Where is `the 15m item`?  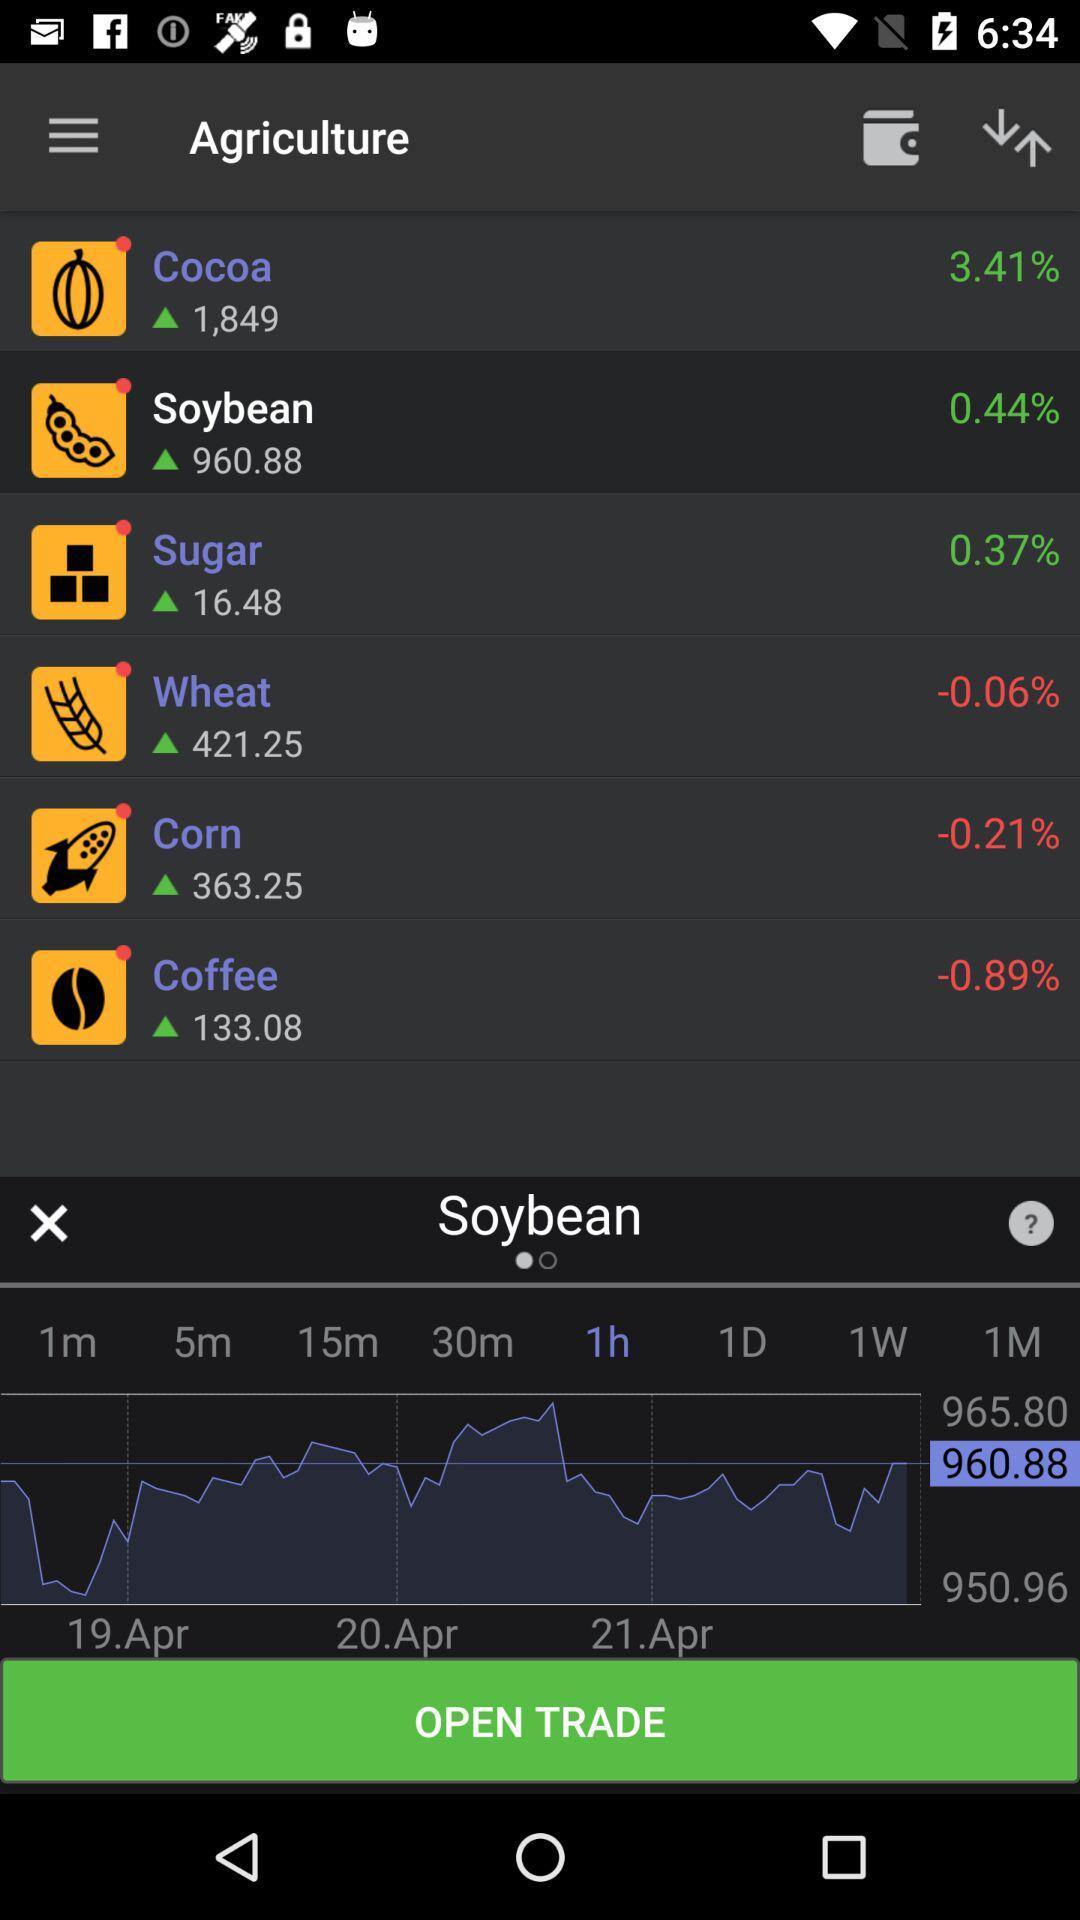 the 15m item is located at coordinates (336, 1340).